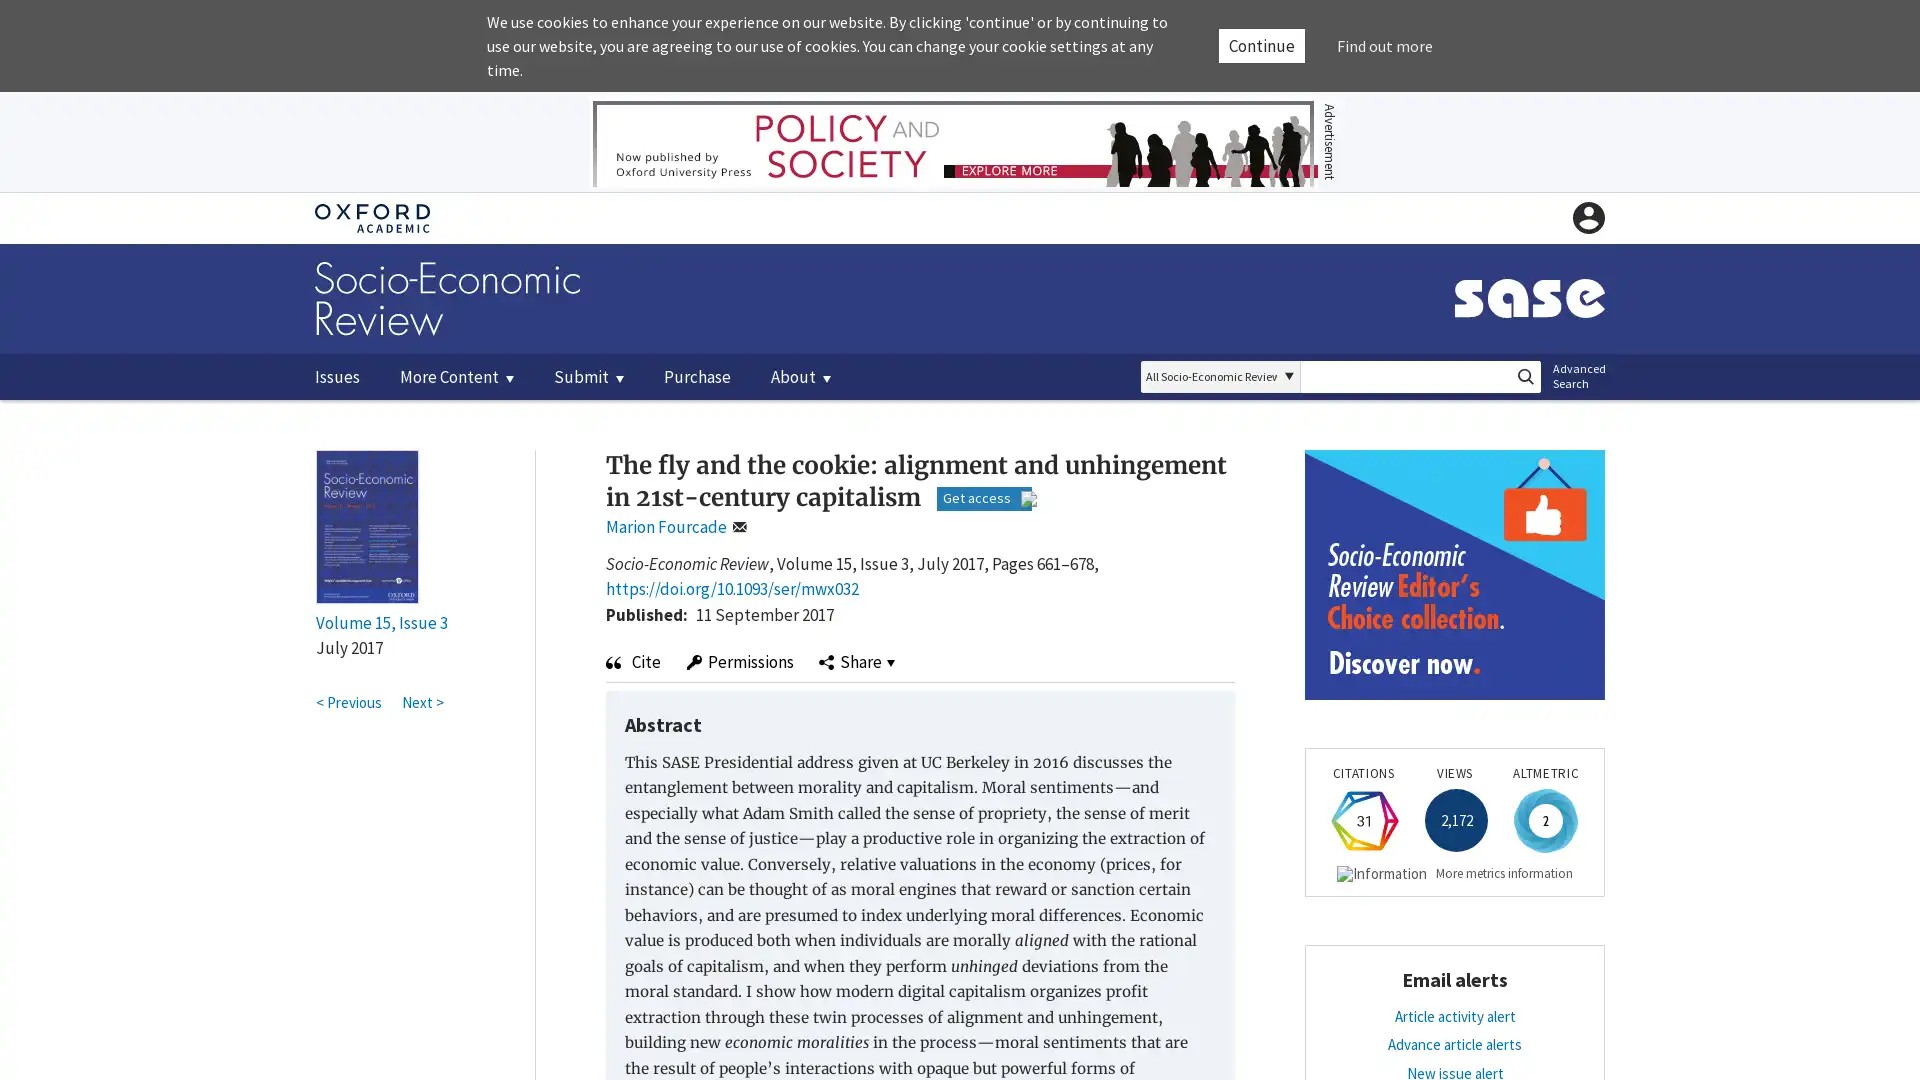 The height and width of the screenshot is (1080, 1920). What do you see at coordinates (1587, 218) in the screenshot?
I see `Account` at bounding box center [1587, 218].